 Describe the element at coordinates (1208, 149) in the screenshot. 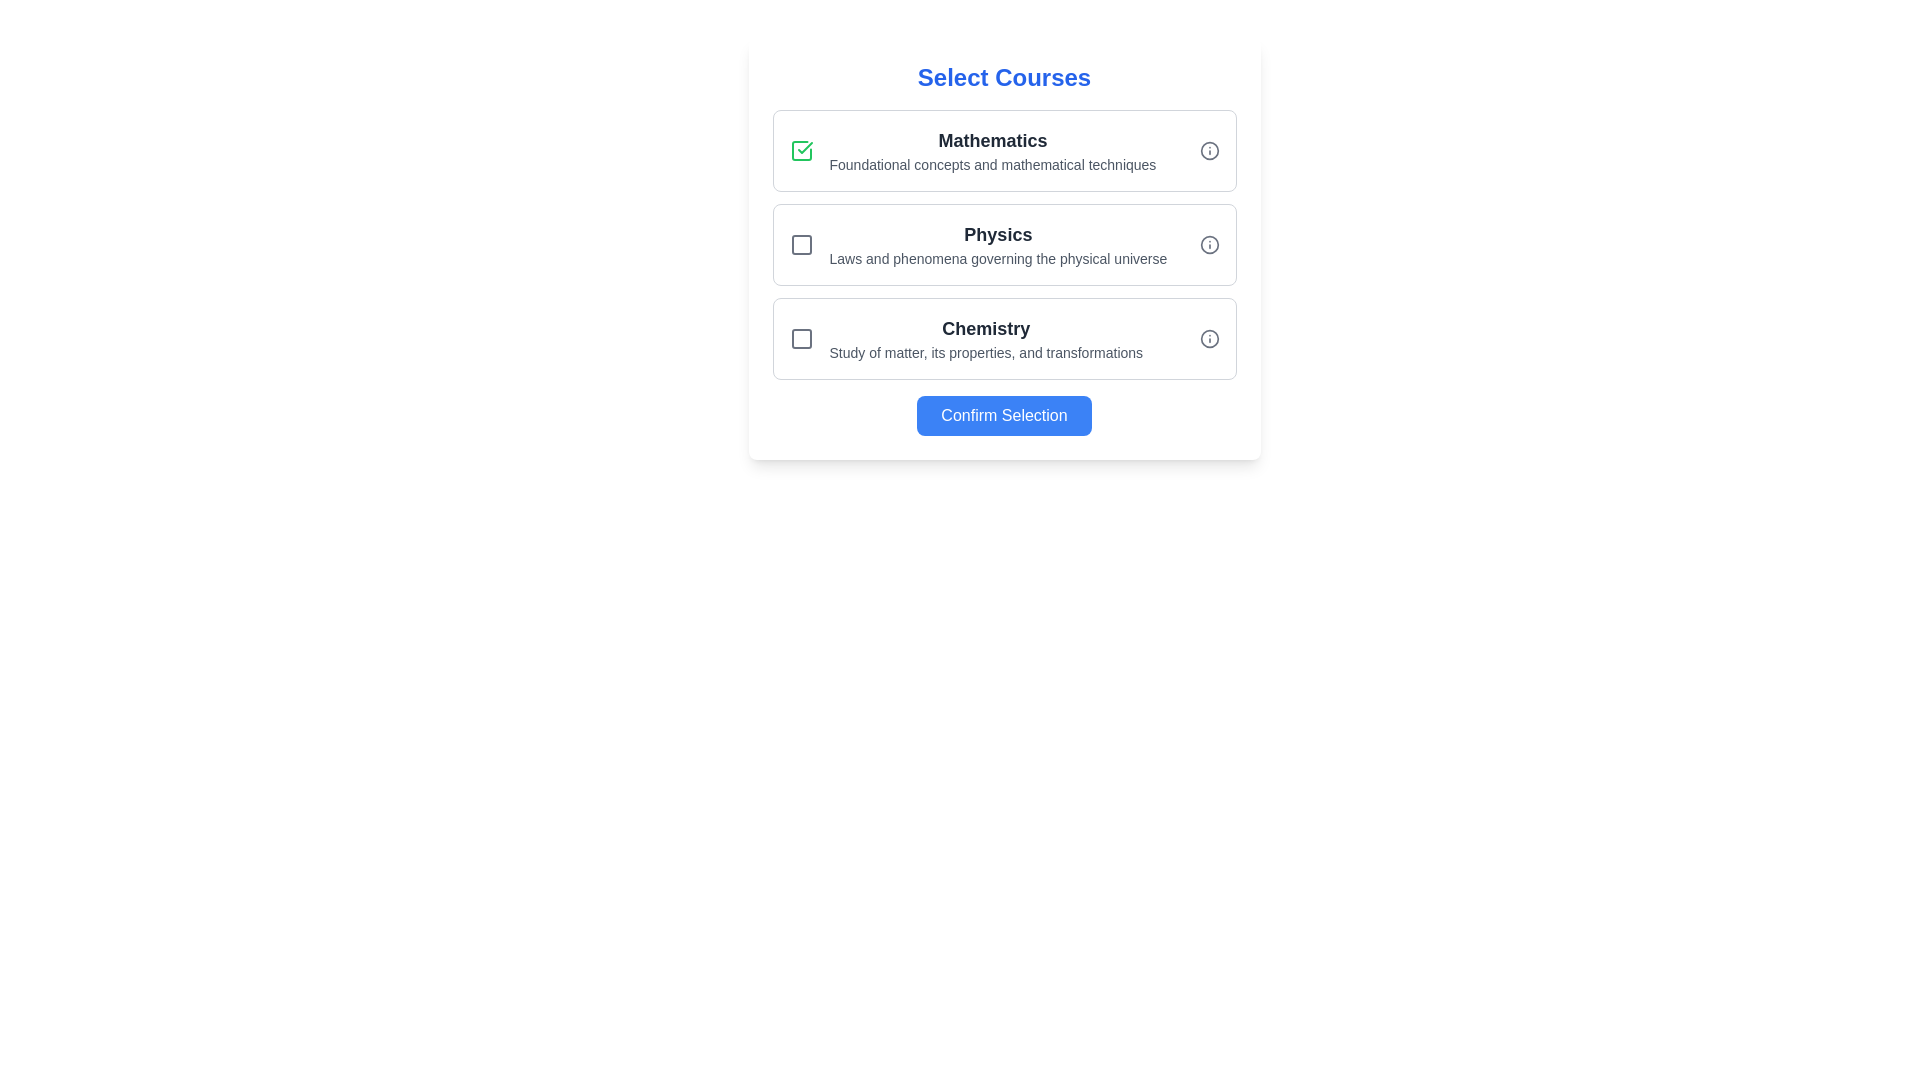

I see `the circular graphical element representing an actionable feature in the 'Mathematics' section of the course selection panel` at that location.